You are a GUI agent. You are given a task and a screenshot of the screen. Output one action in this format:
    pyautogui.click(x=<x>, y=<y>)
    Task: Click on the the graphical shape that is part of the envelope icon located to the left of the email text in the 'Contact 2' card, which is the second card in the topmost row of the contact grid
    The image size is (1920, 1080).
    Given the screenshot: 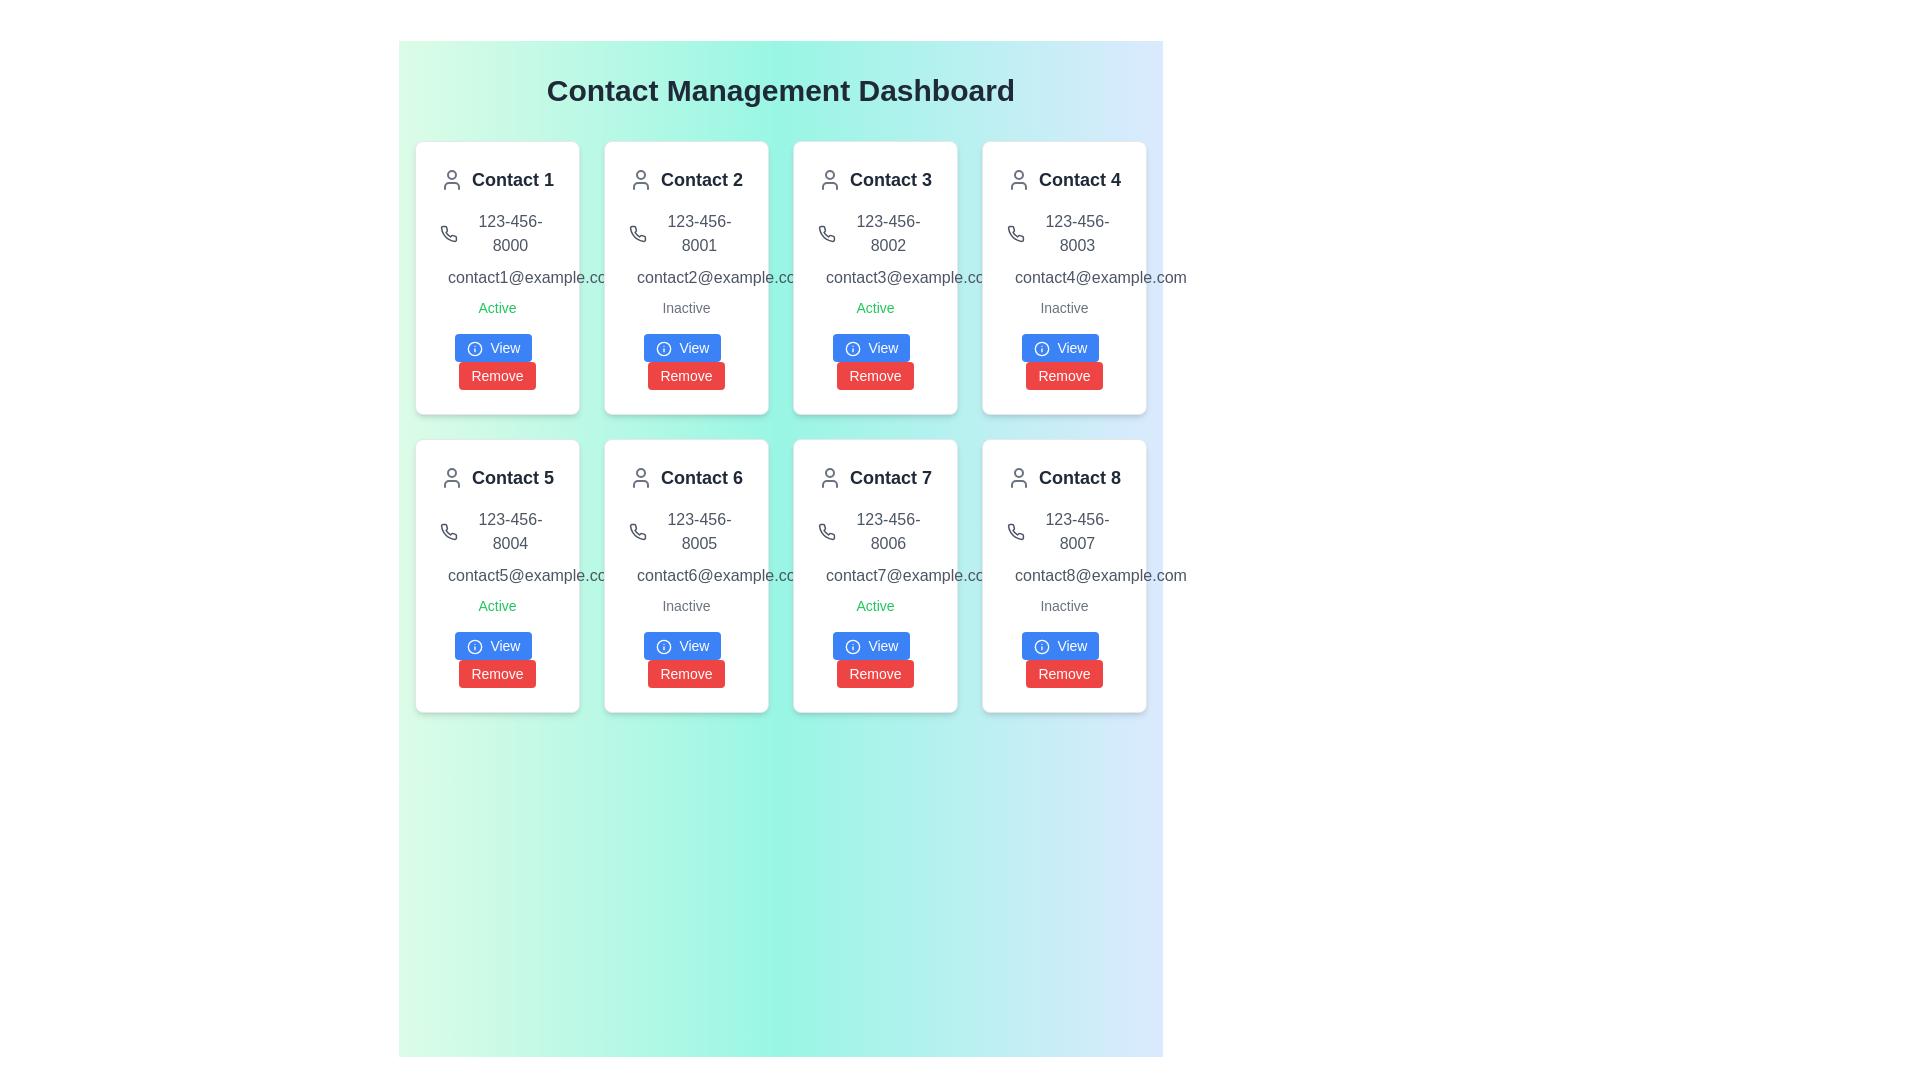 What is the action you would take?
    pyautogui.click(x=641, y=280)
    